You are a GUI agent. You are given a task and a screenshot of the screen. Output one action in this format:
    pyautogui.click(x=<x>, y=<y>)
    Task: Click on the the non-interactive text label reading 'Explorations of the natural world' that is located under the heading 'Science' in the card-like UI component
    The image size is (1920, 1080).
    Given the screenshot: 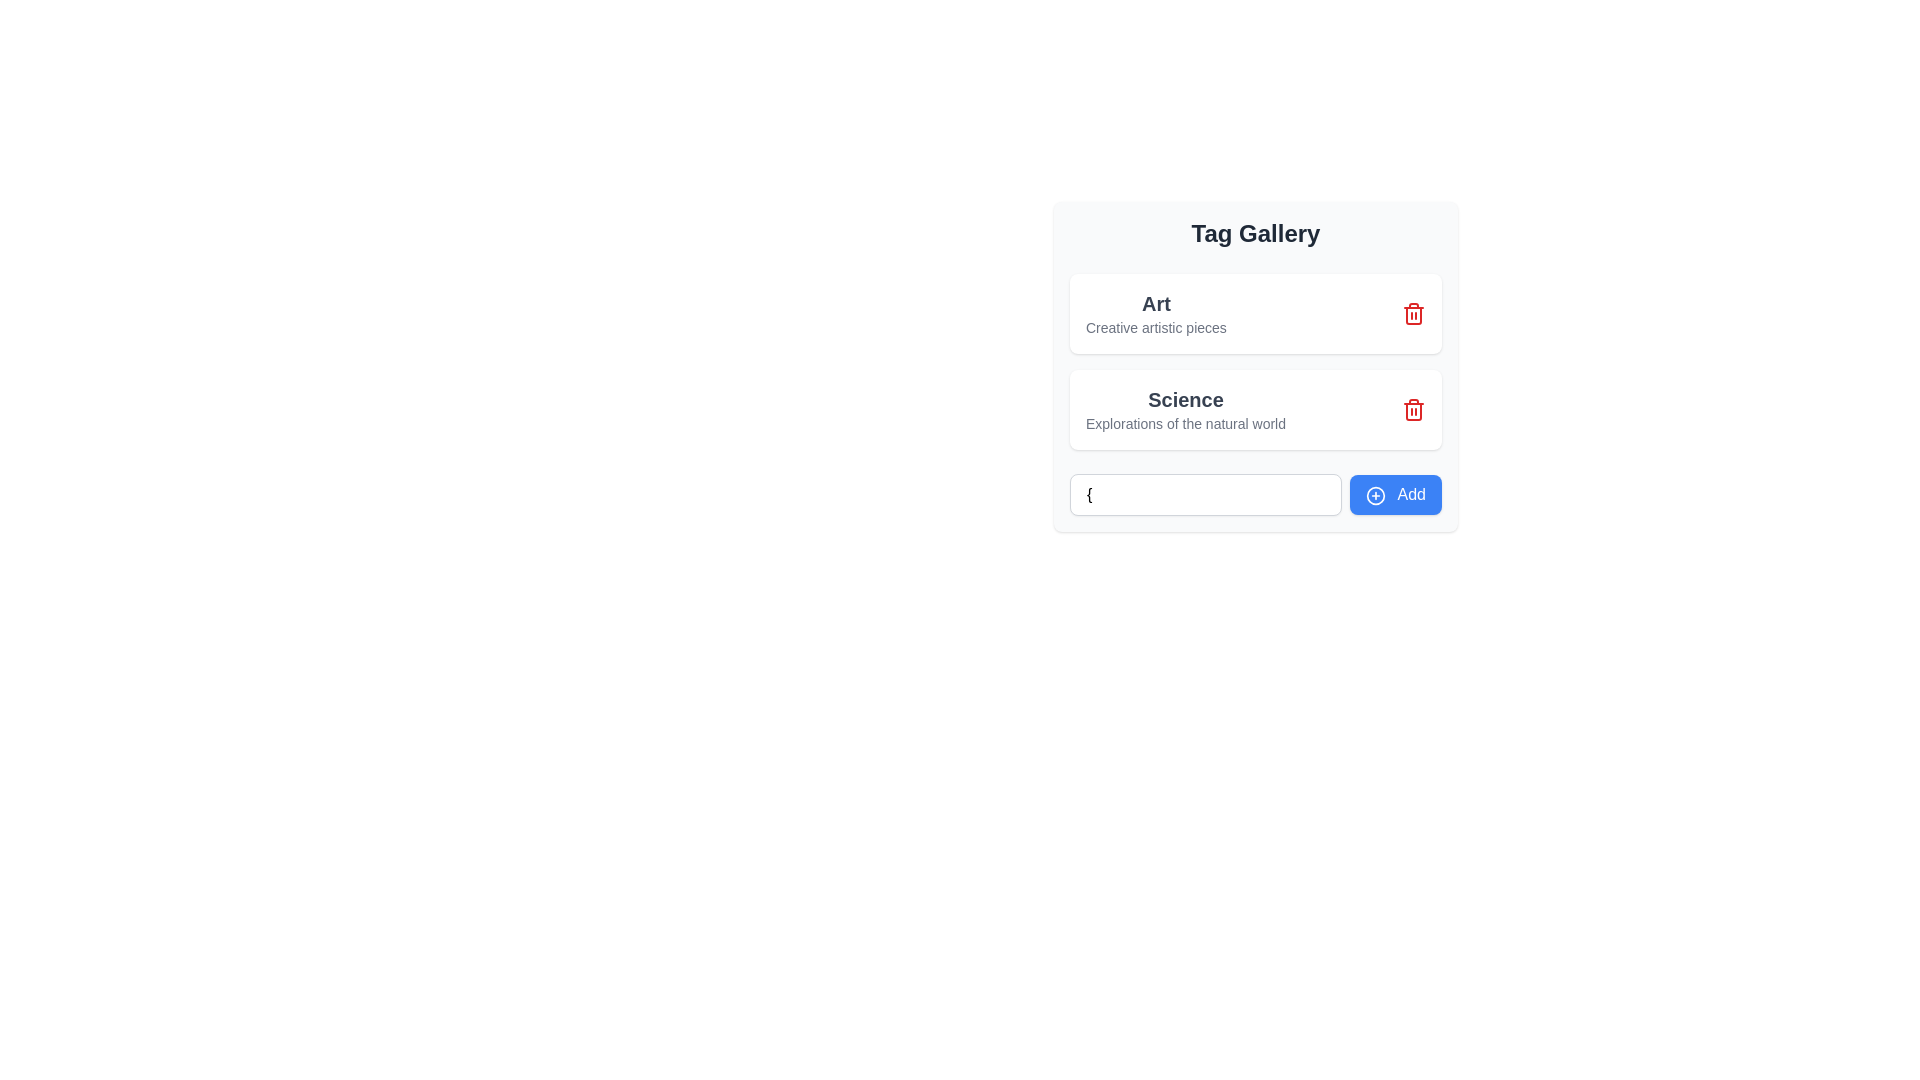 What is the action you would take?
    pyautogui.click(x=1185, y=423)
    